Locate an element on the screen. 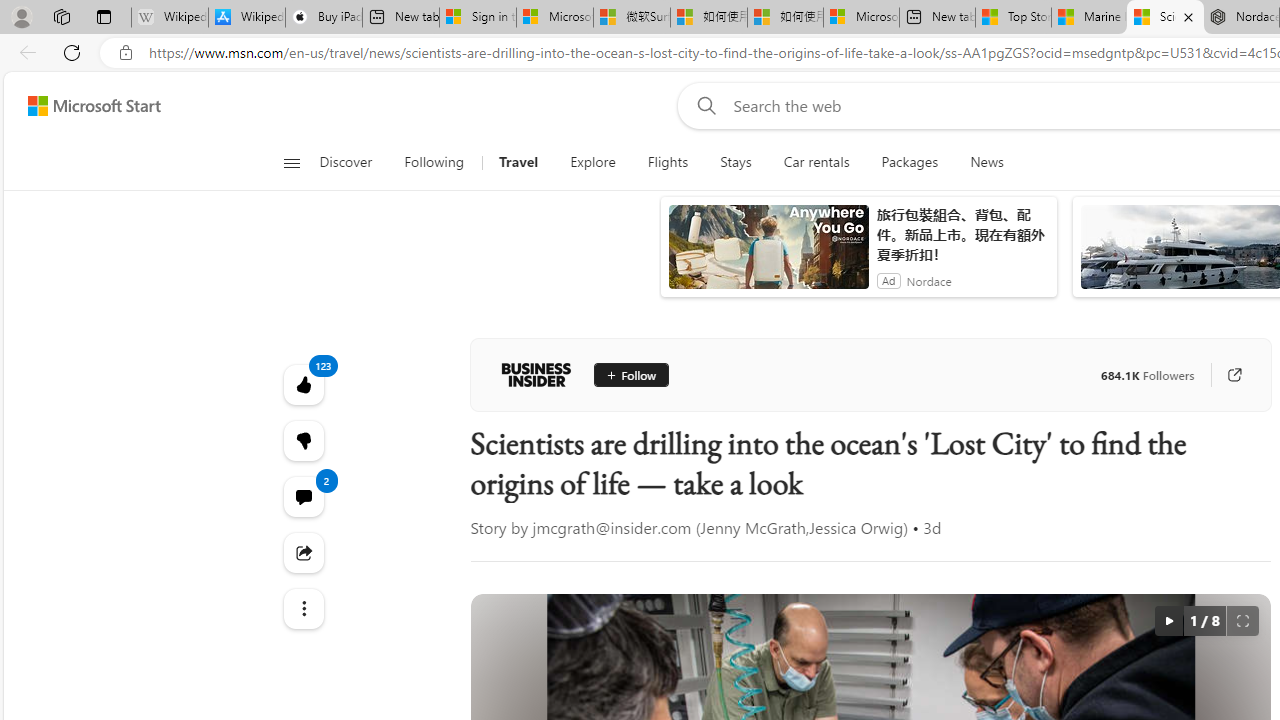 The image size is (1280, 720). 'Personal Profile' is located at coordinates (21, 16).